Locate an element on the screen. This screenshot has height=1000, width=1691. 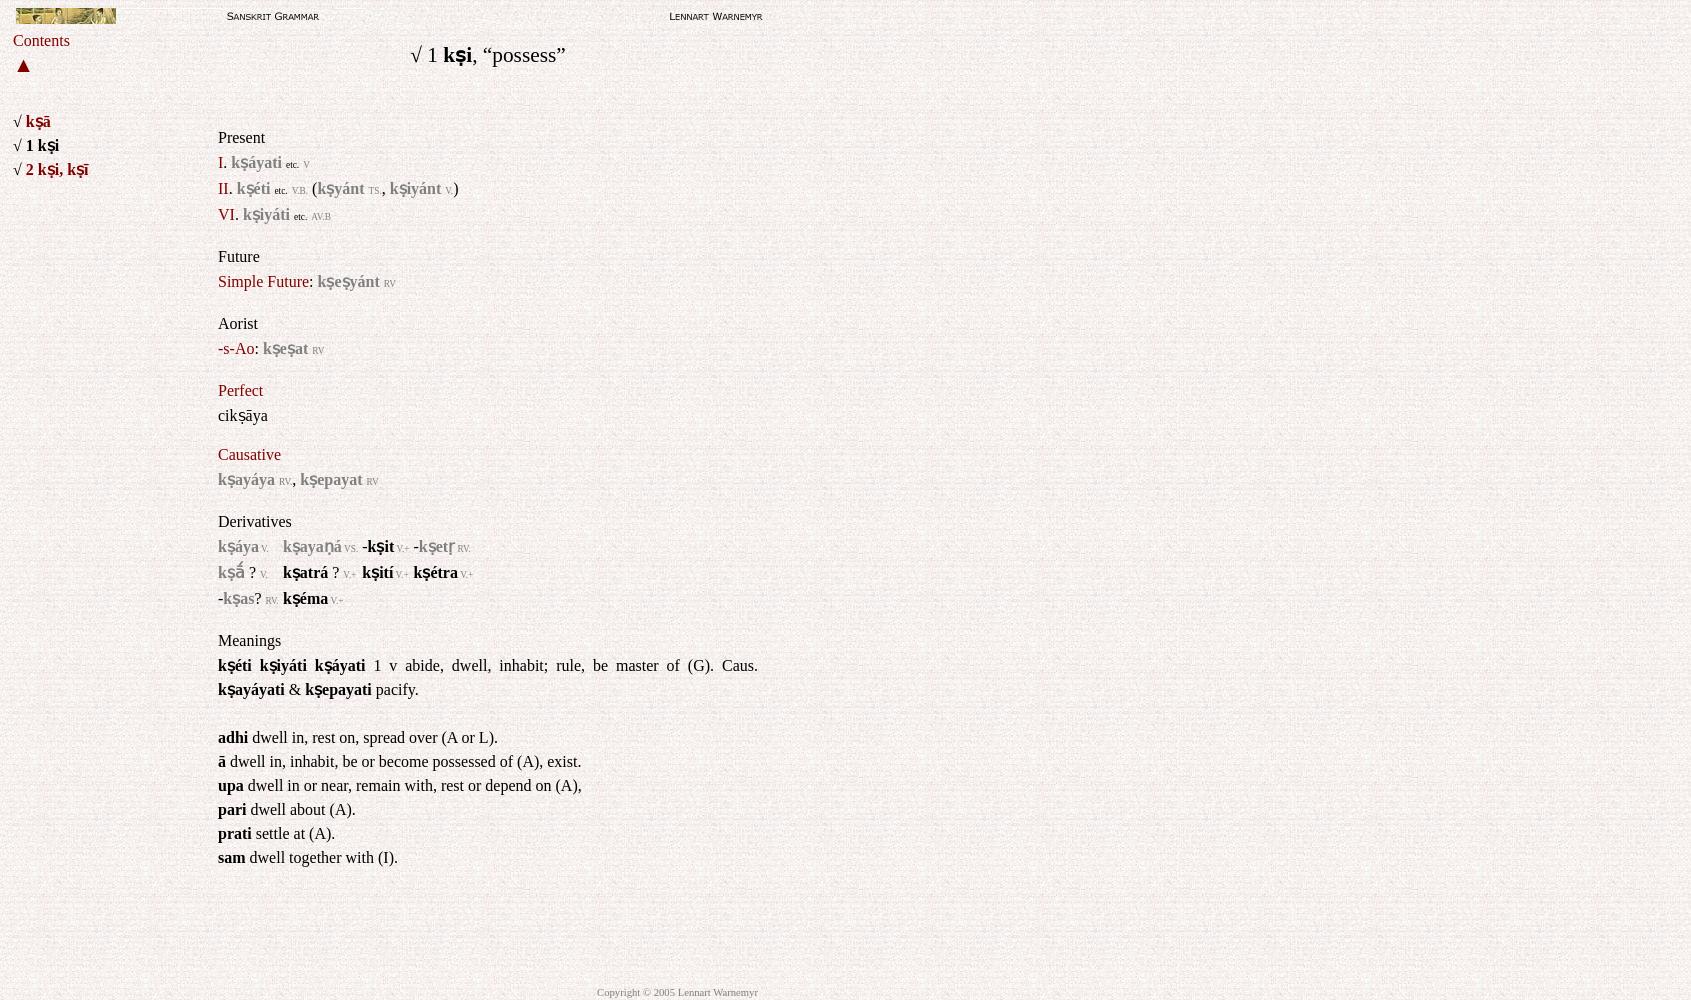
'kṣéma' is located at coordinates (305, 597).